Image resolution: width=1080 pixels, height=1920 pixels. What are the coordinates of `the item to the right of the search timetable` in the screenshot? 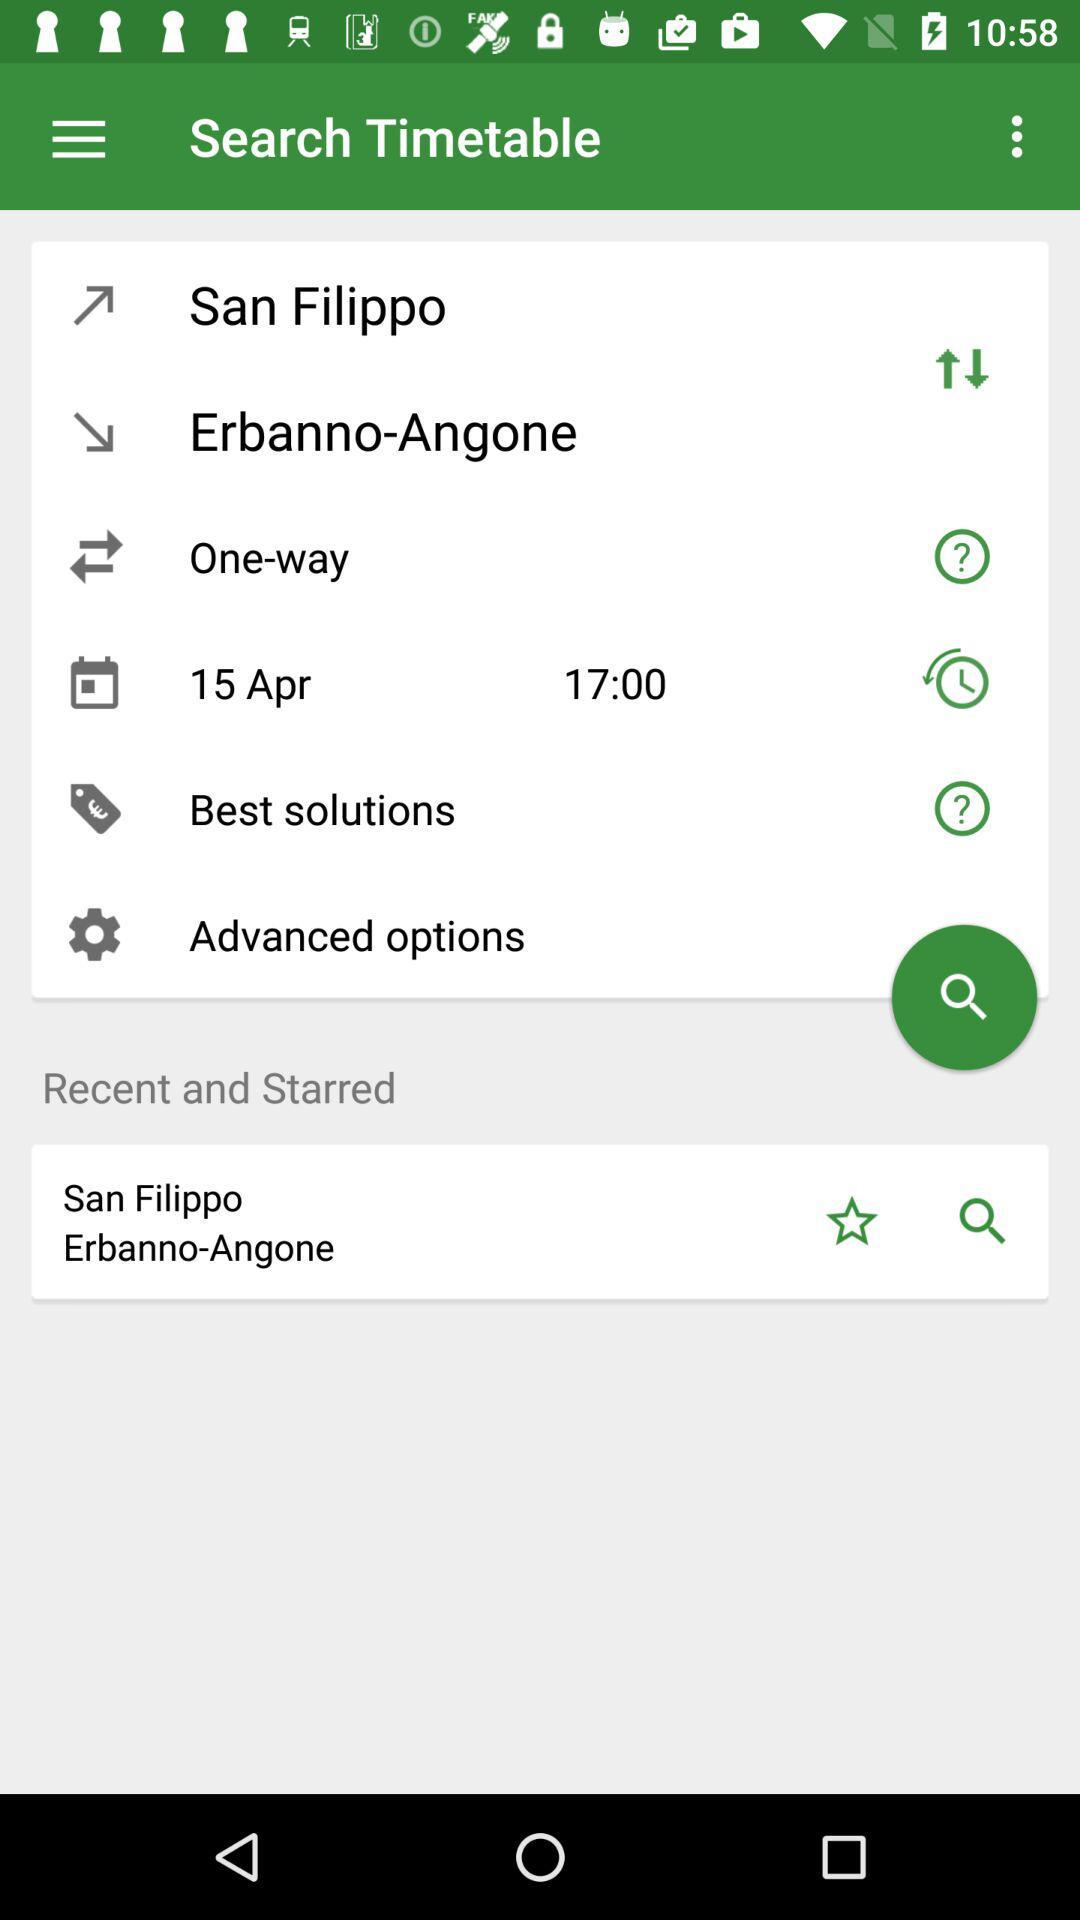 It's located at (1017, 135).